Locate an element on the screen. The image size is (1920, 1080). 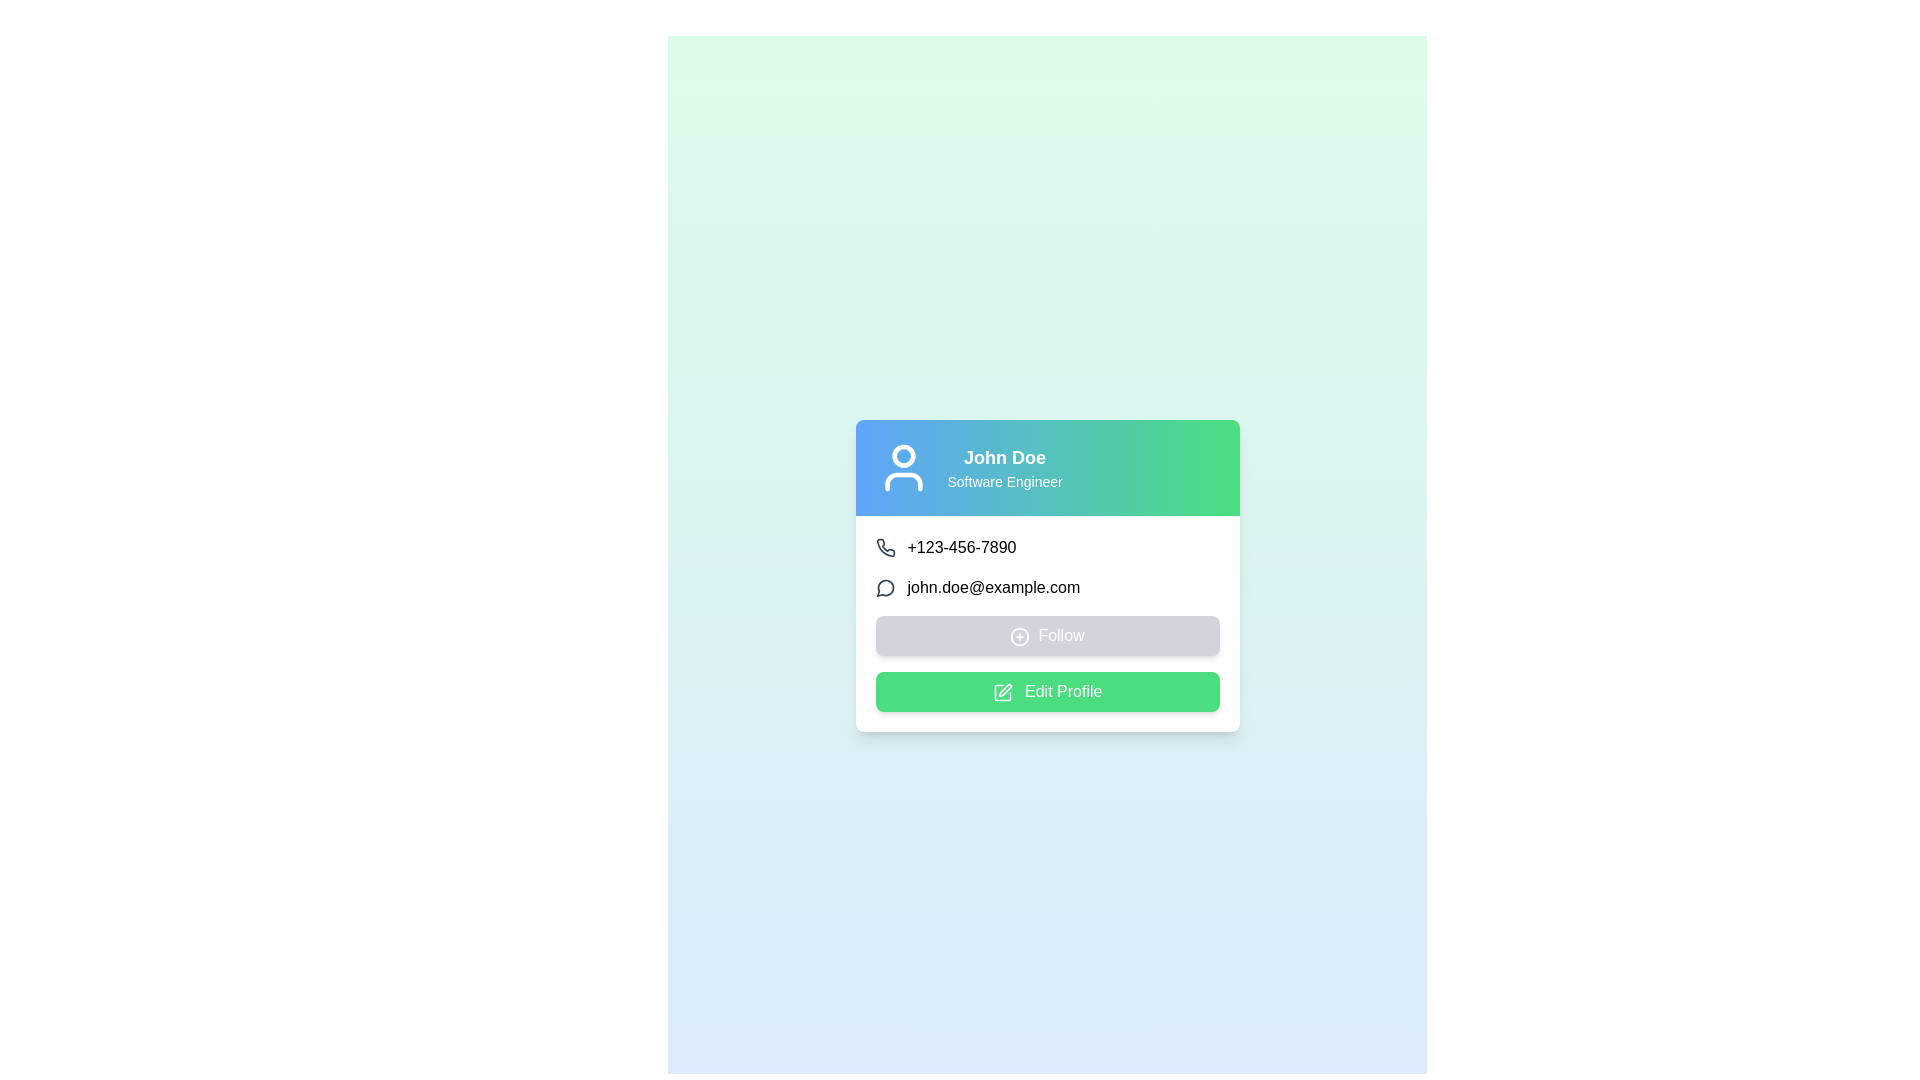
vector graphic element located beneath the circular avatar in the avatar section of the card using developer tools is located at coordinates (902, 482).